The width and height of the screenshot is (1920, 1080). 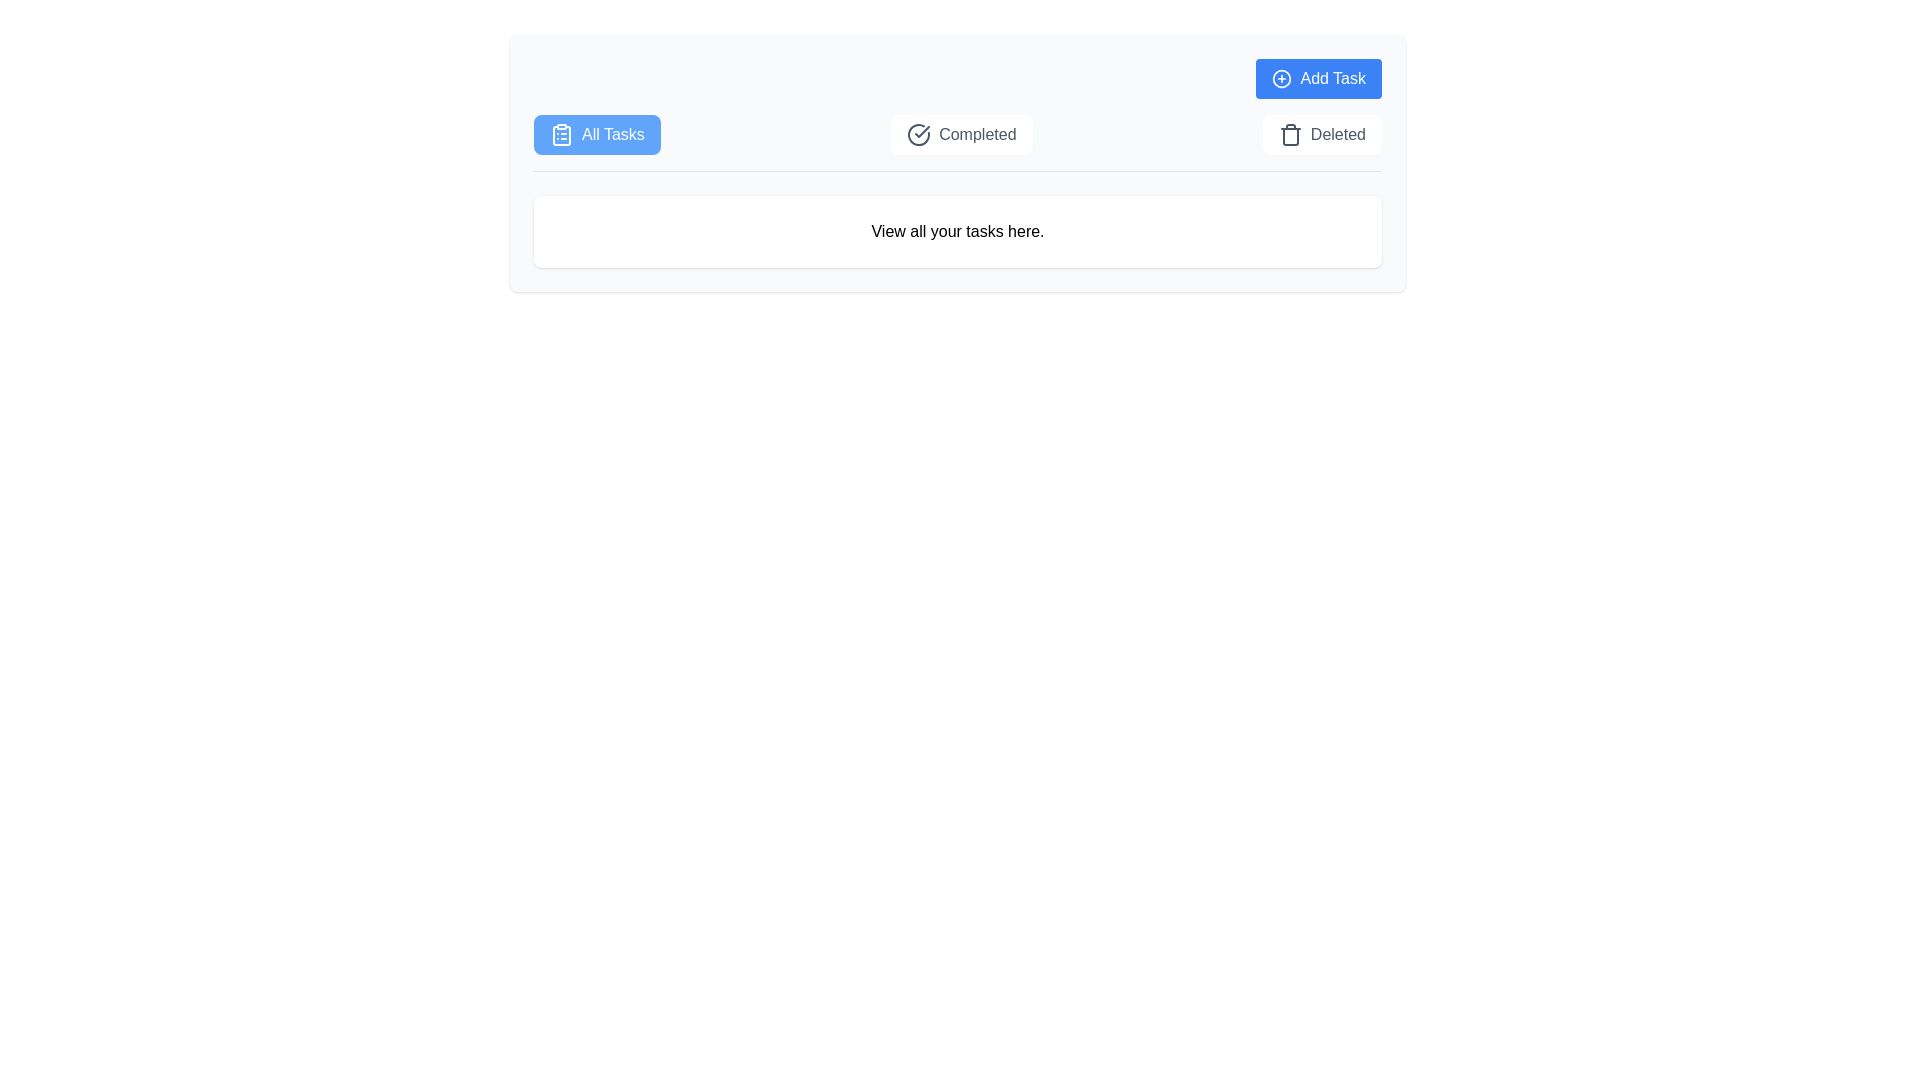 What do you see at coordinates (1290, 135) in the screenshot?
I see `the deletion icon located inside the 'Deleted' button in the top-right quadrant of the interface` at bounding box center [1290, 135].